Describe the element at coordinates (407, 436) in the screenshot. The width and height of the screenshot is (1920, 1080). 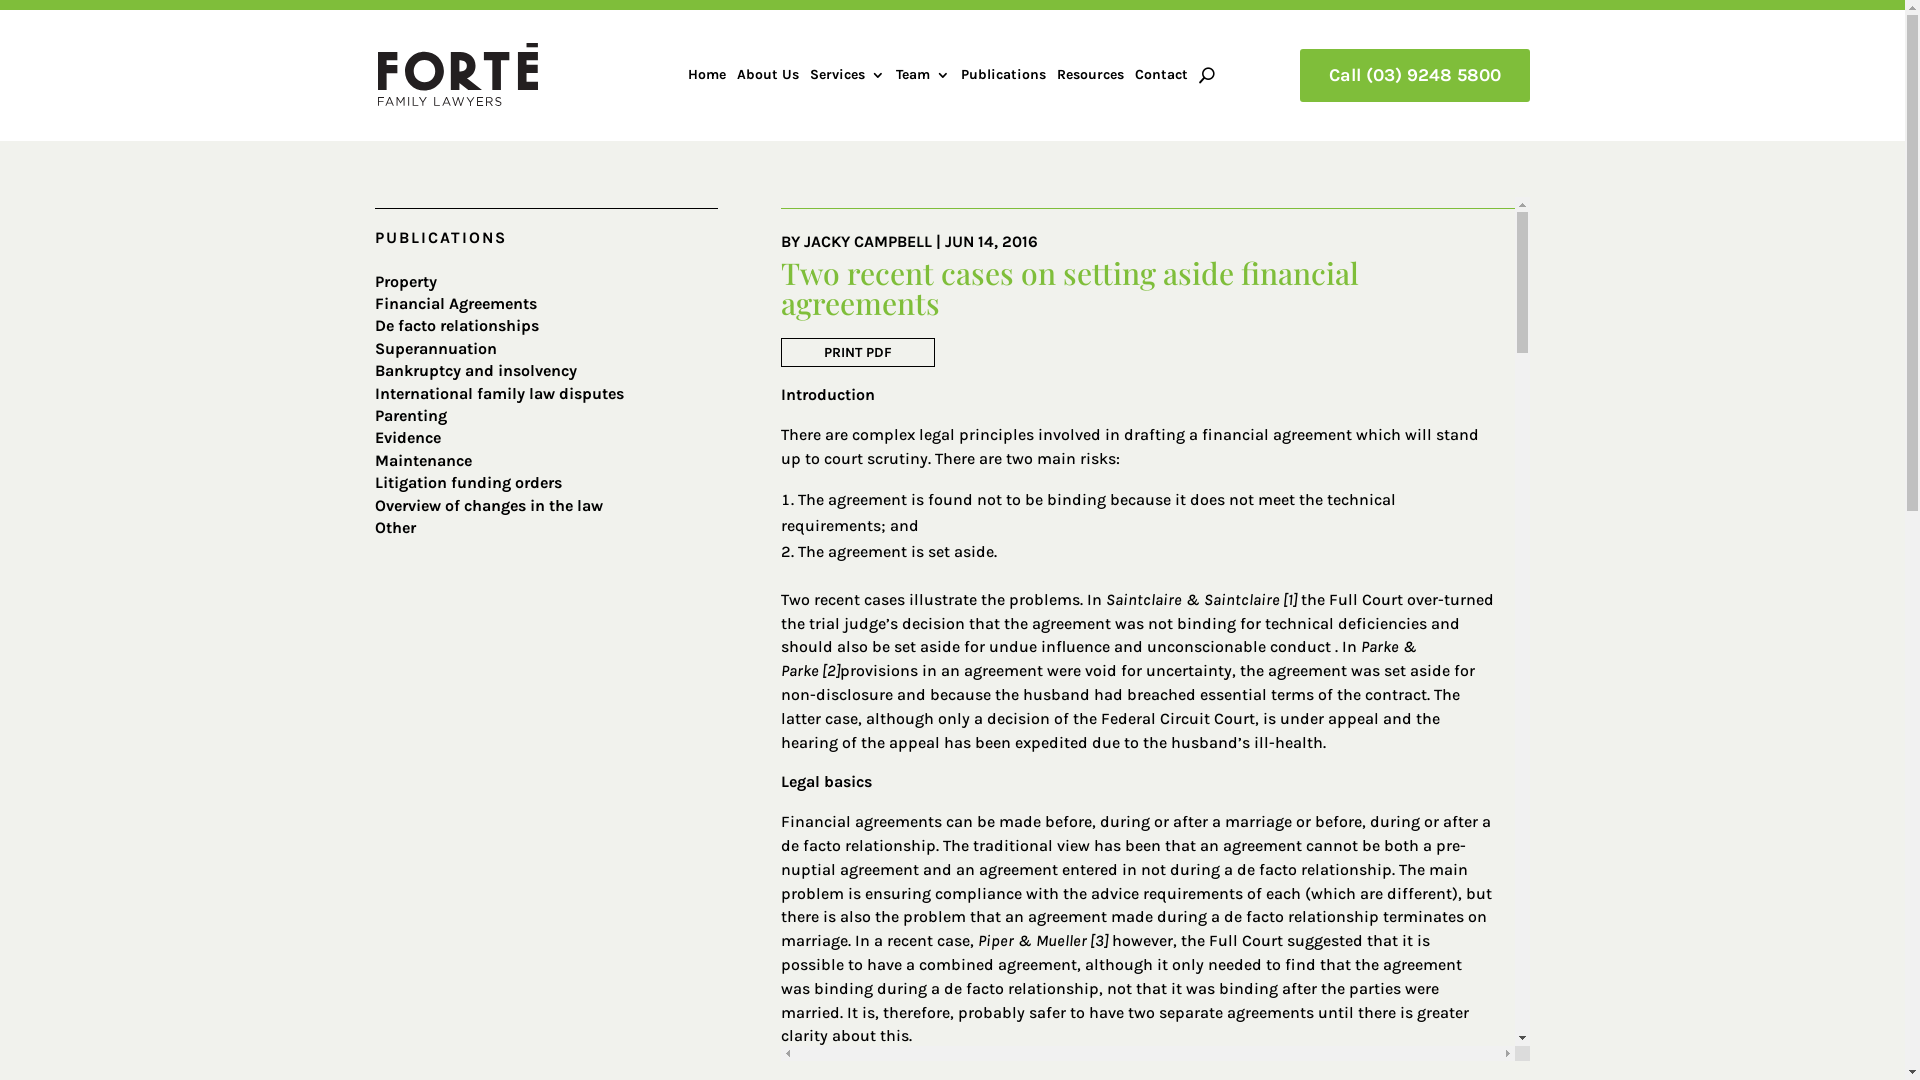
I see `'Evidence'` at that location.